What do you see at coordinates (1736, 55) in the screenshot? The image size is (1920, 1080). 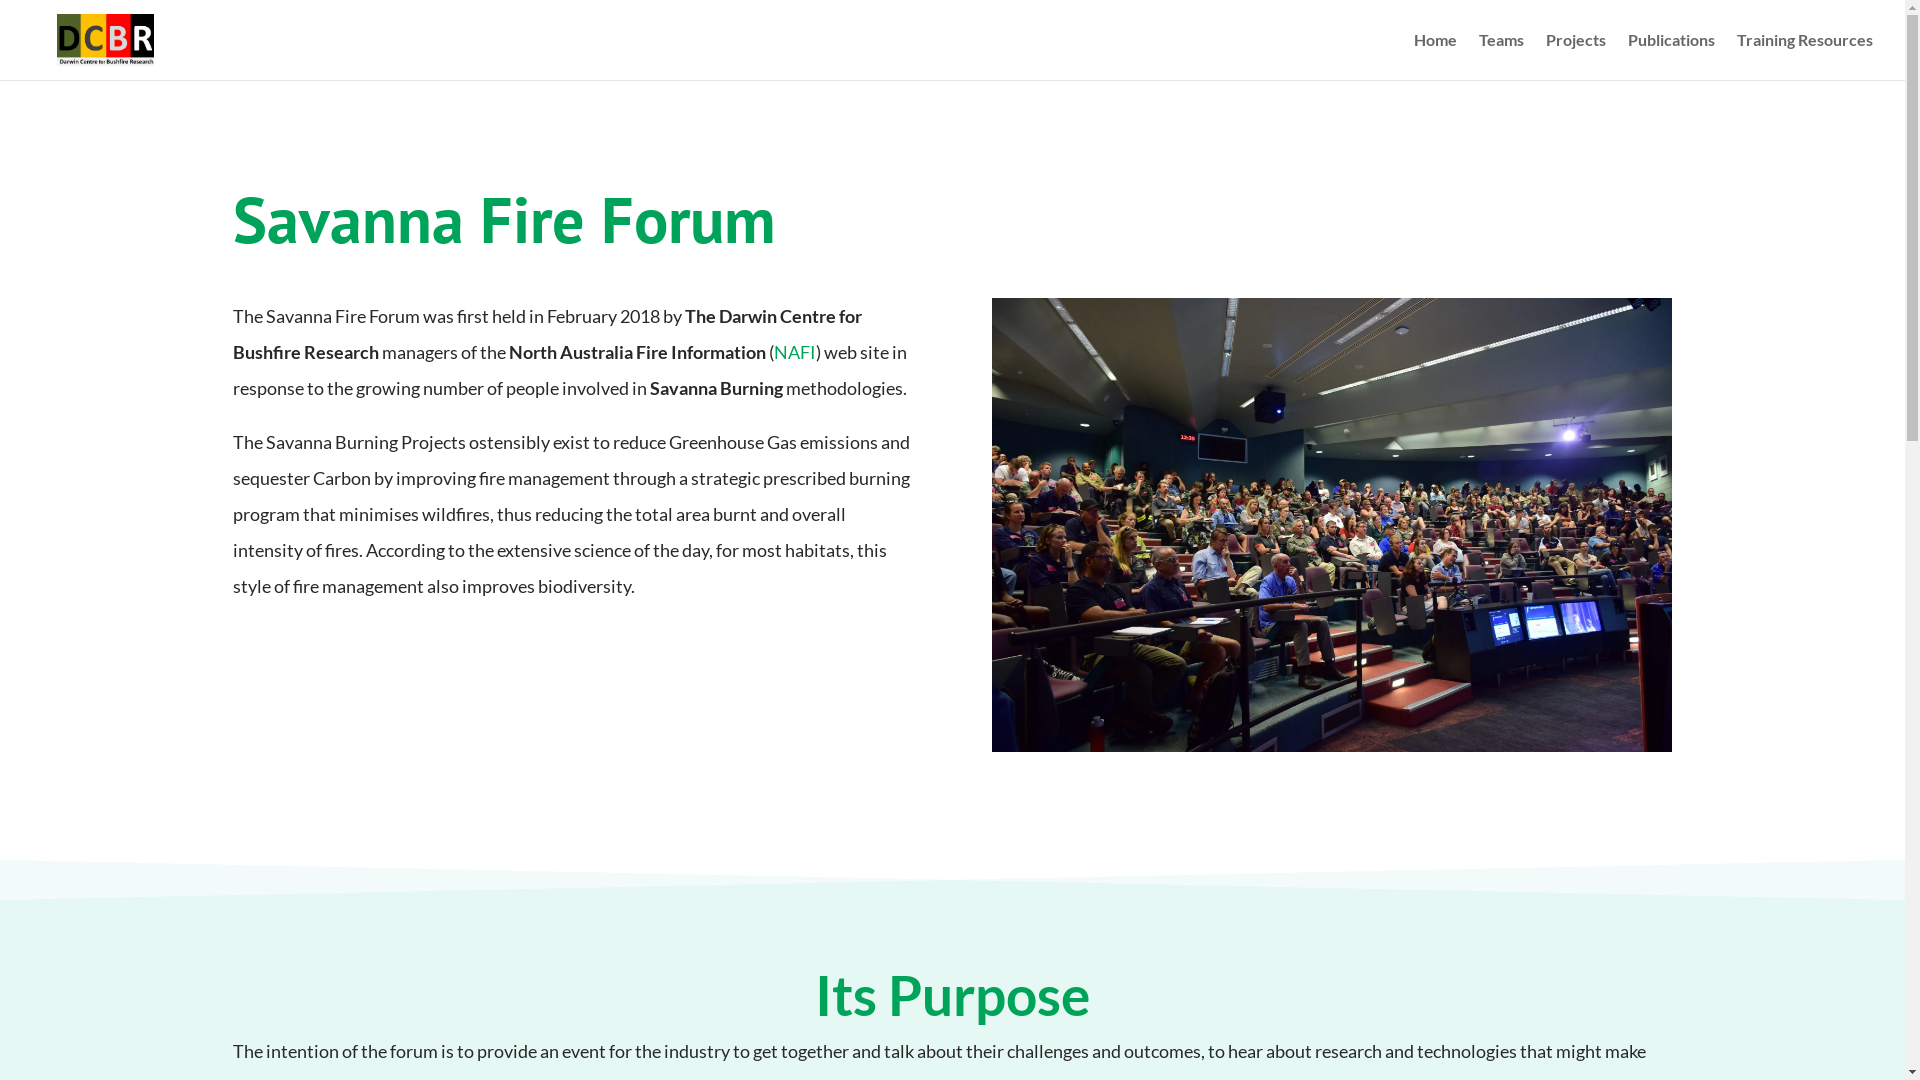 I see `'Training Resources'` at bounding box center [1736, 55].